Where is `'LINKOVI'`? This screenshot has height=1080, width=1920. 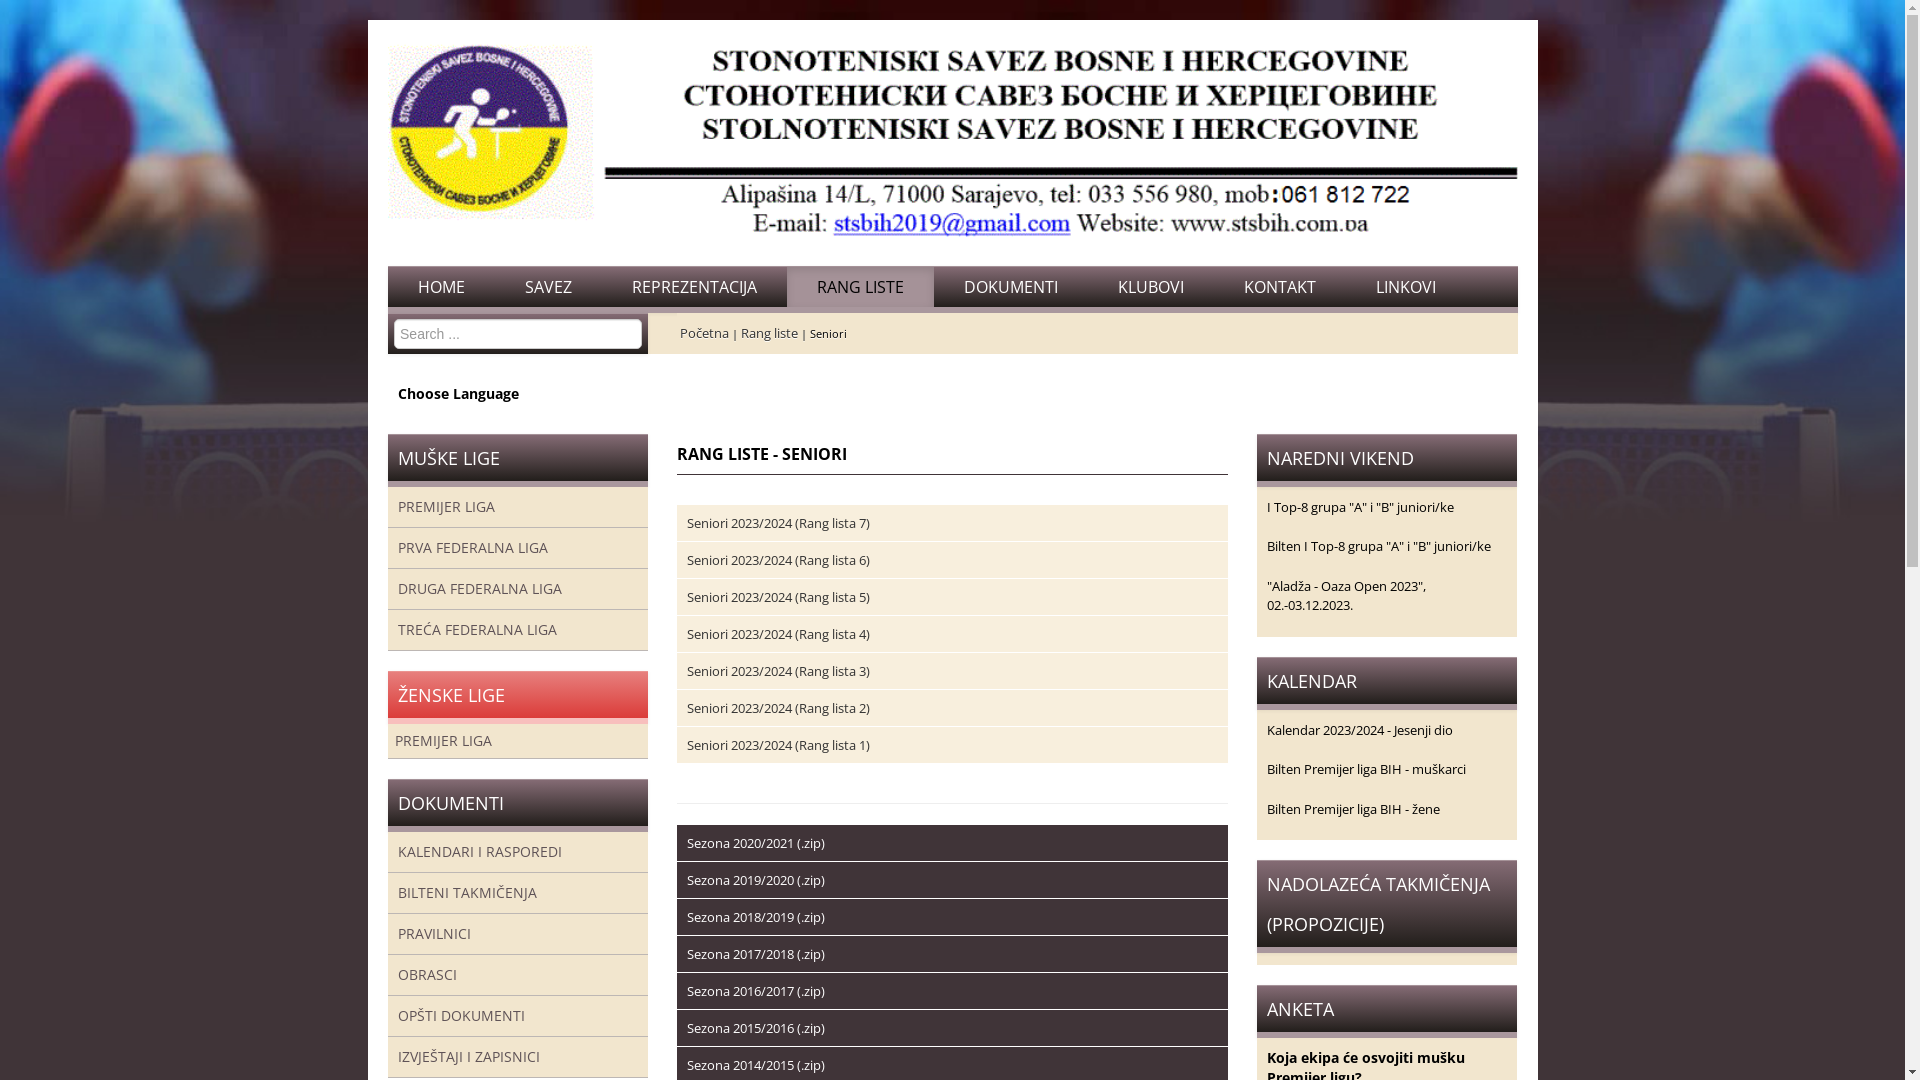 'LINKOVI' is located at coordinates (1405, 286).